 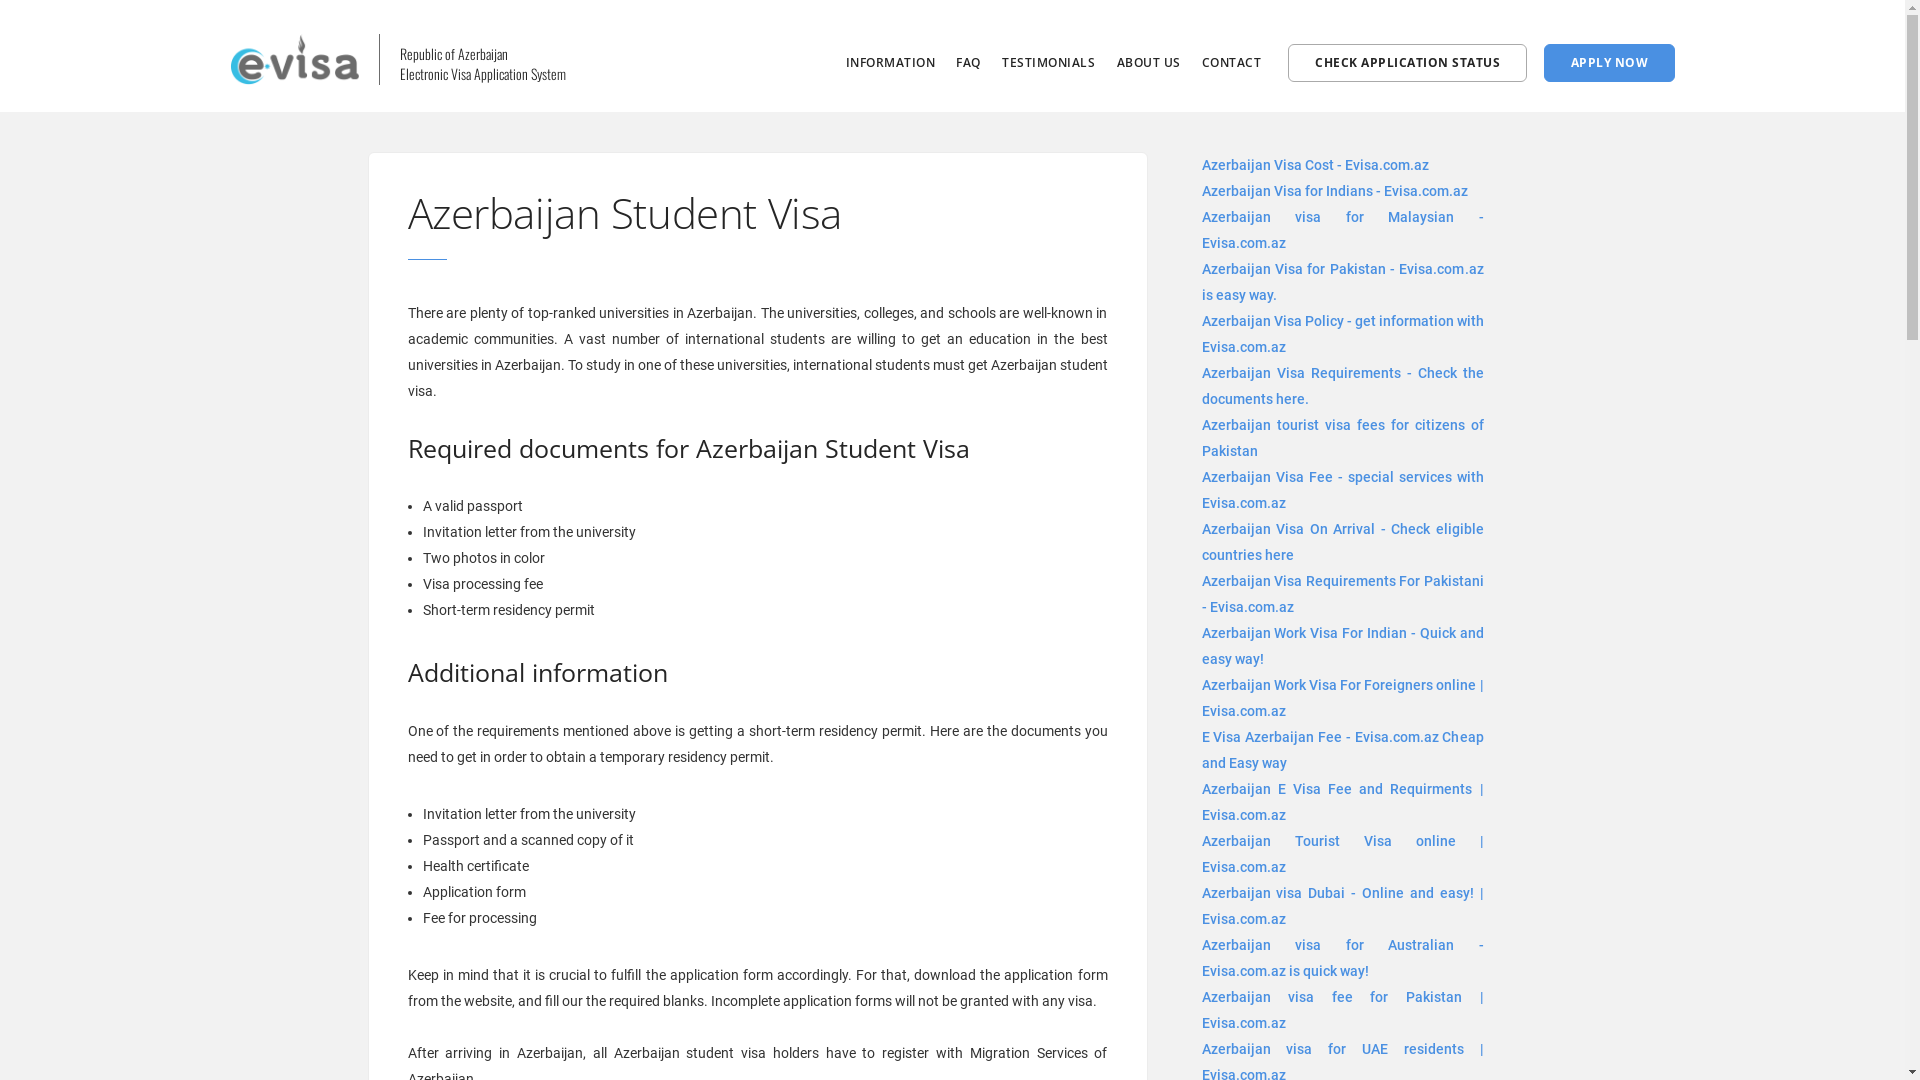 I want to click on 'Azerbaijan Tourist Visa online | Evisa.com.az', so click(x=1343, y=853).